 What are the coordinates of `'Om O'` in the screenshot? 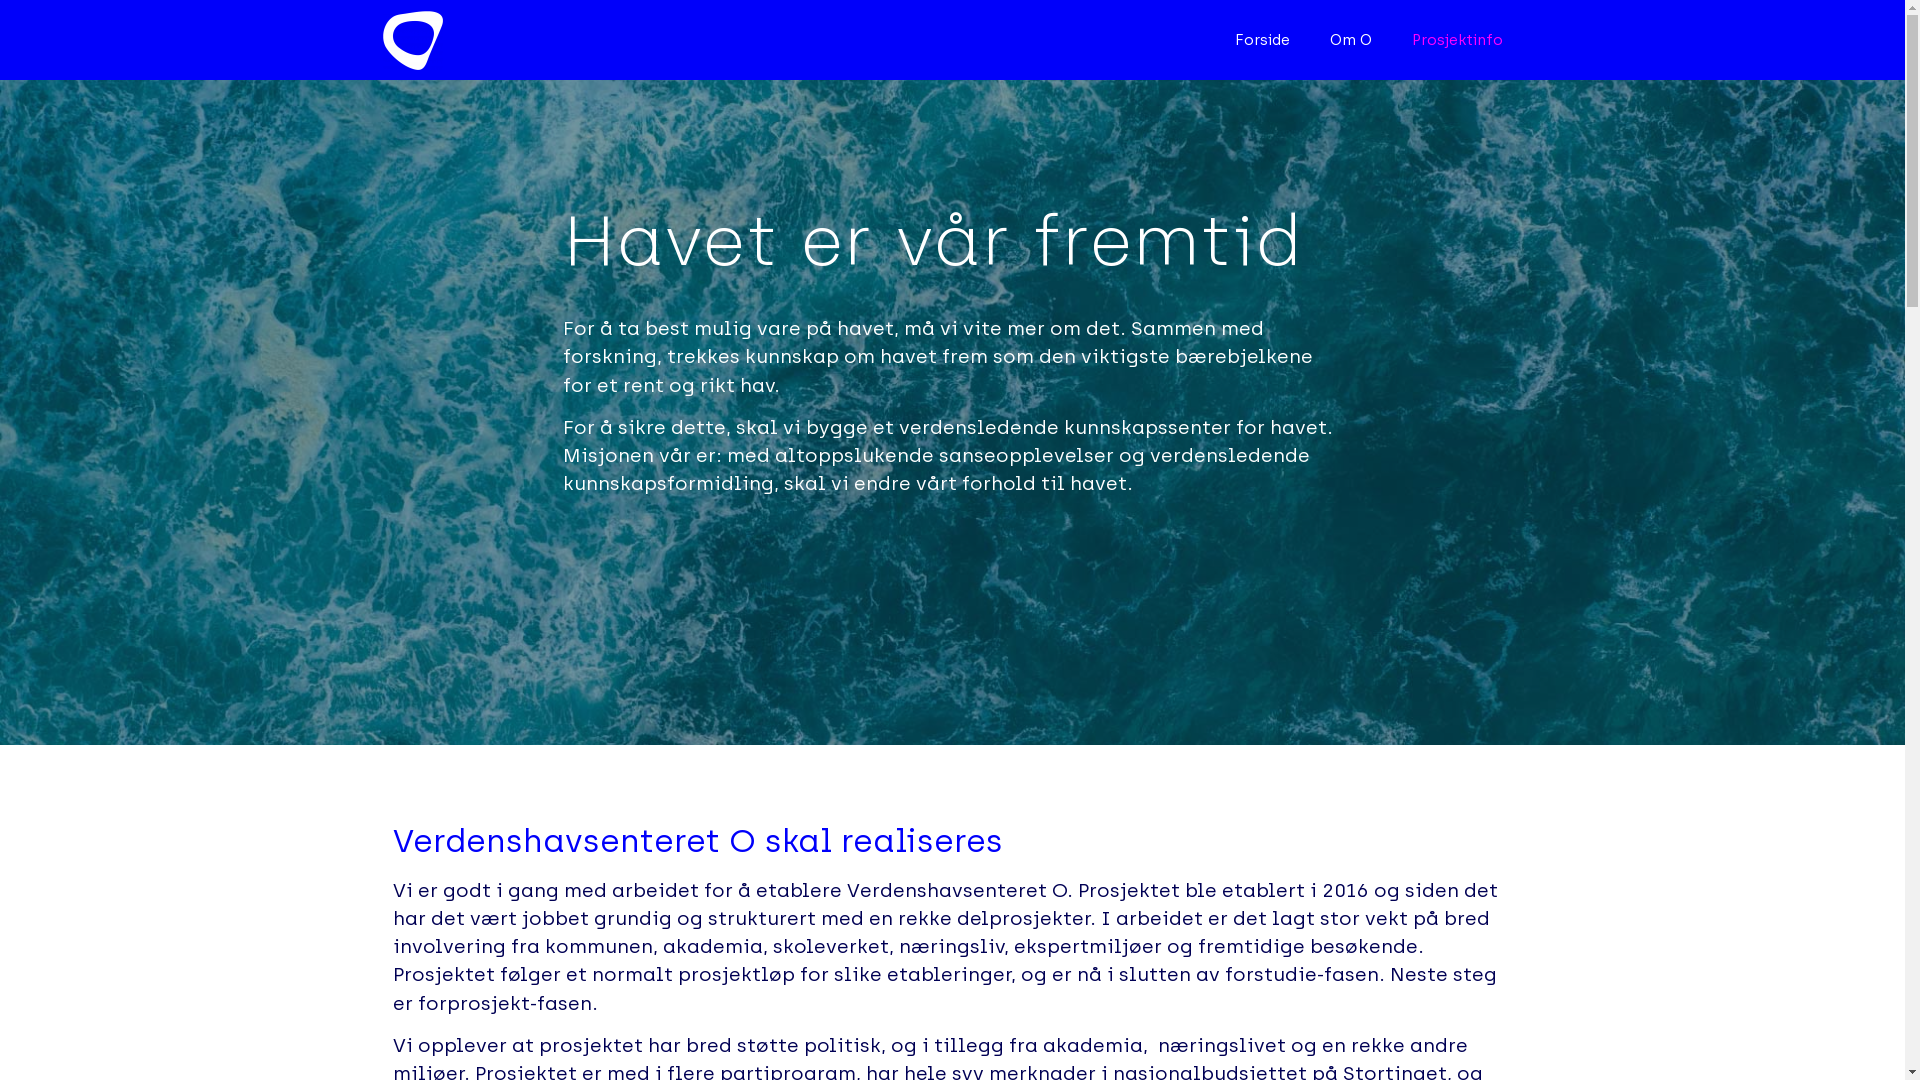 It's located at (1350, 39).